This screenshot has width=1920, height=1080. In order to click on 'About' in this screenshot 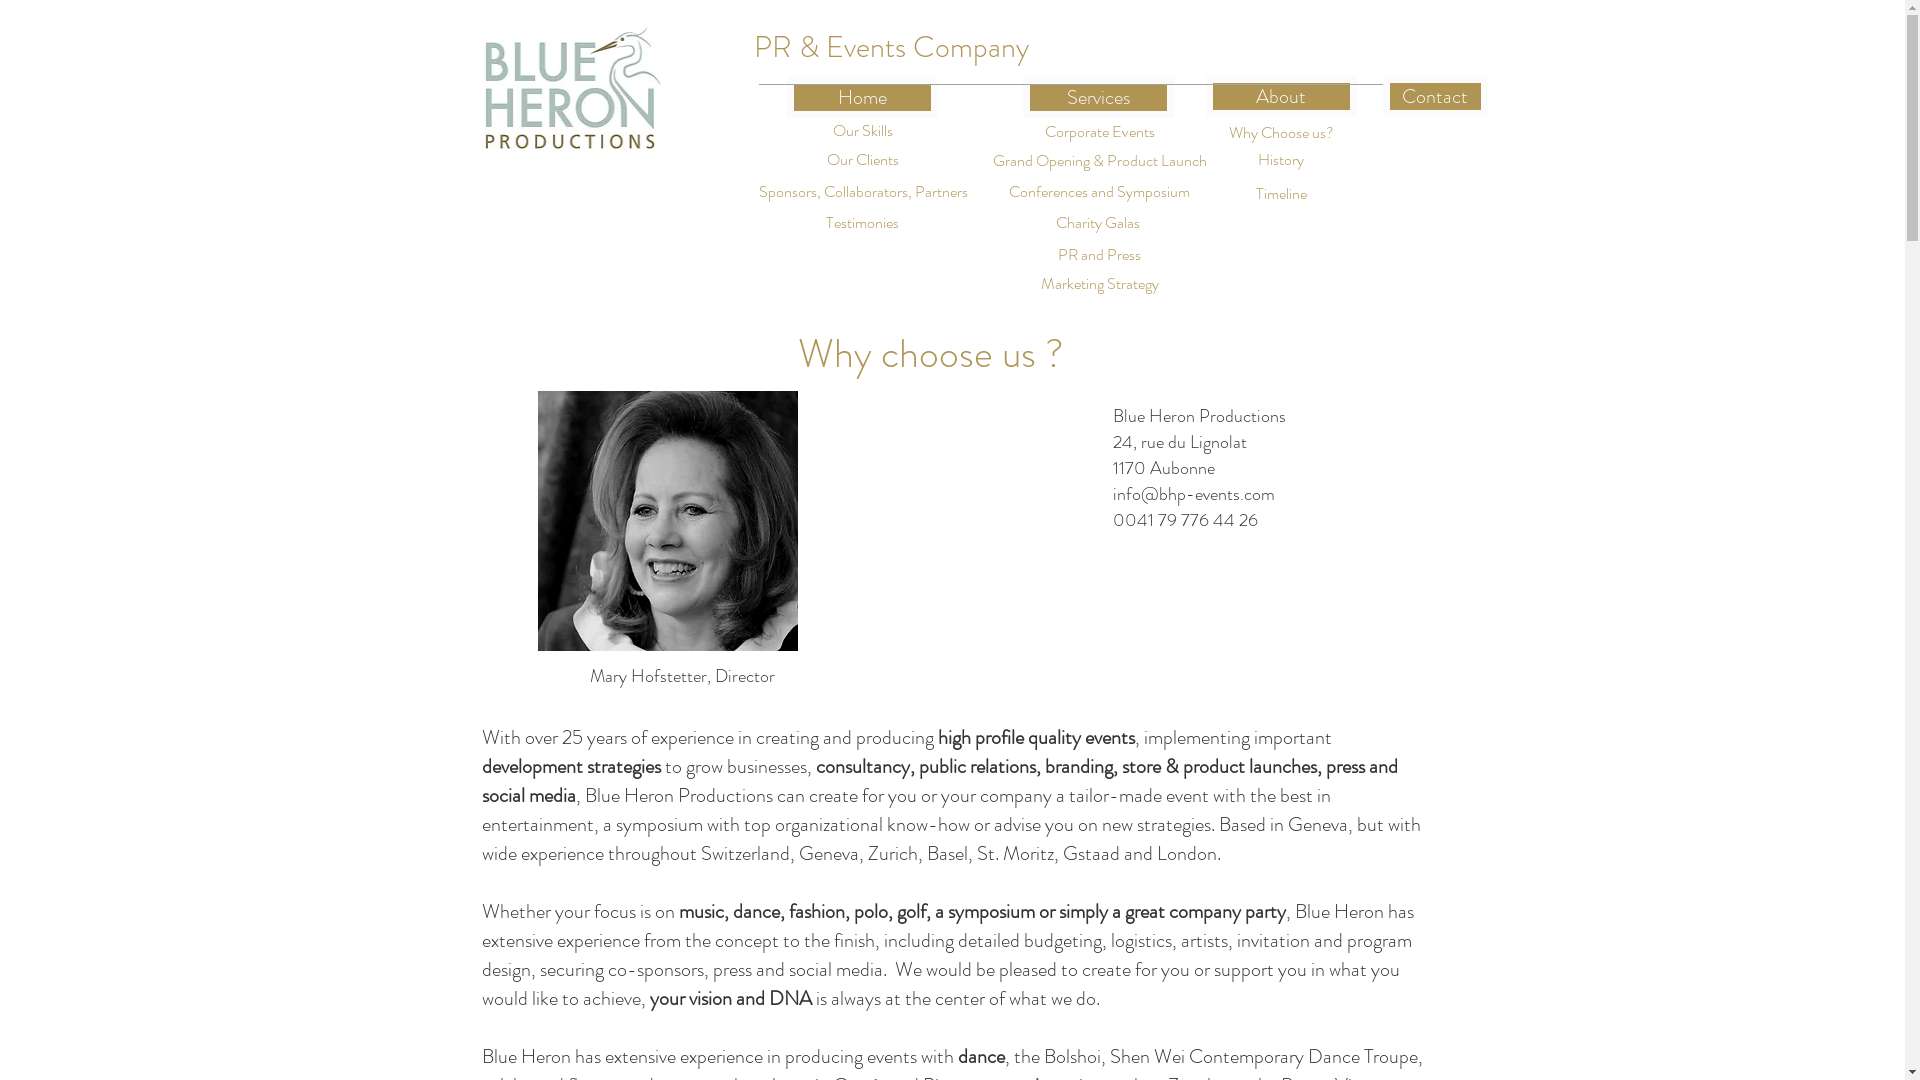, I will do `click(1281, 96)`.